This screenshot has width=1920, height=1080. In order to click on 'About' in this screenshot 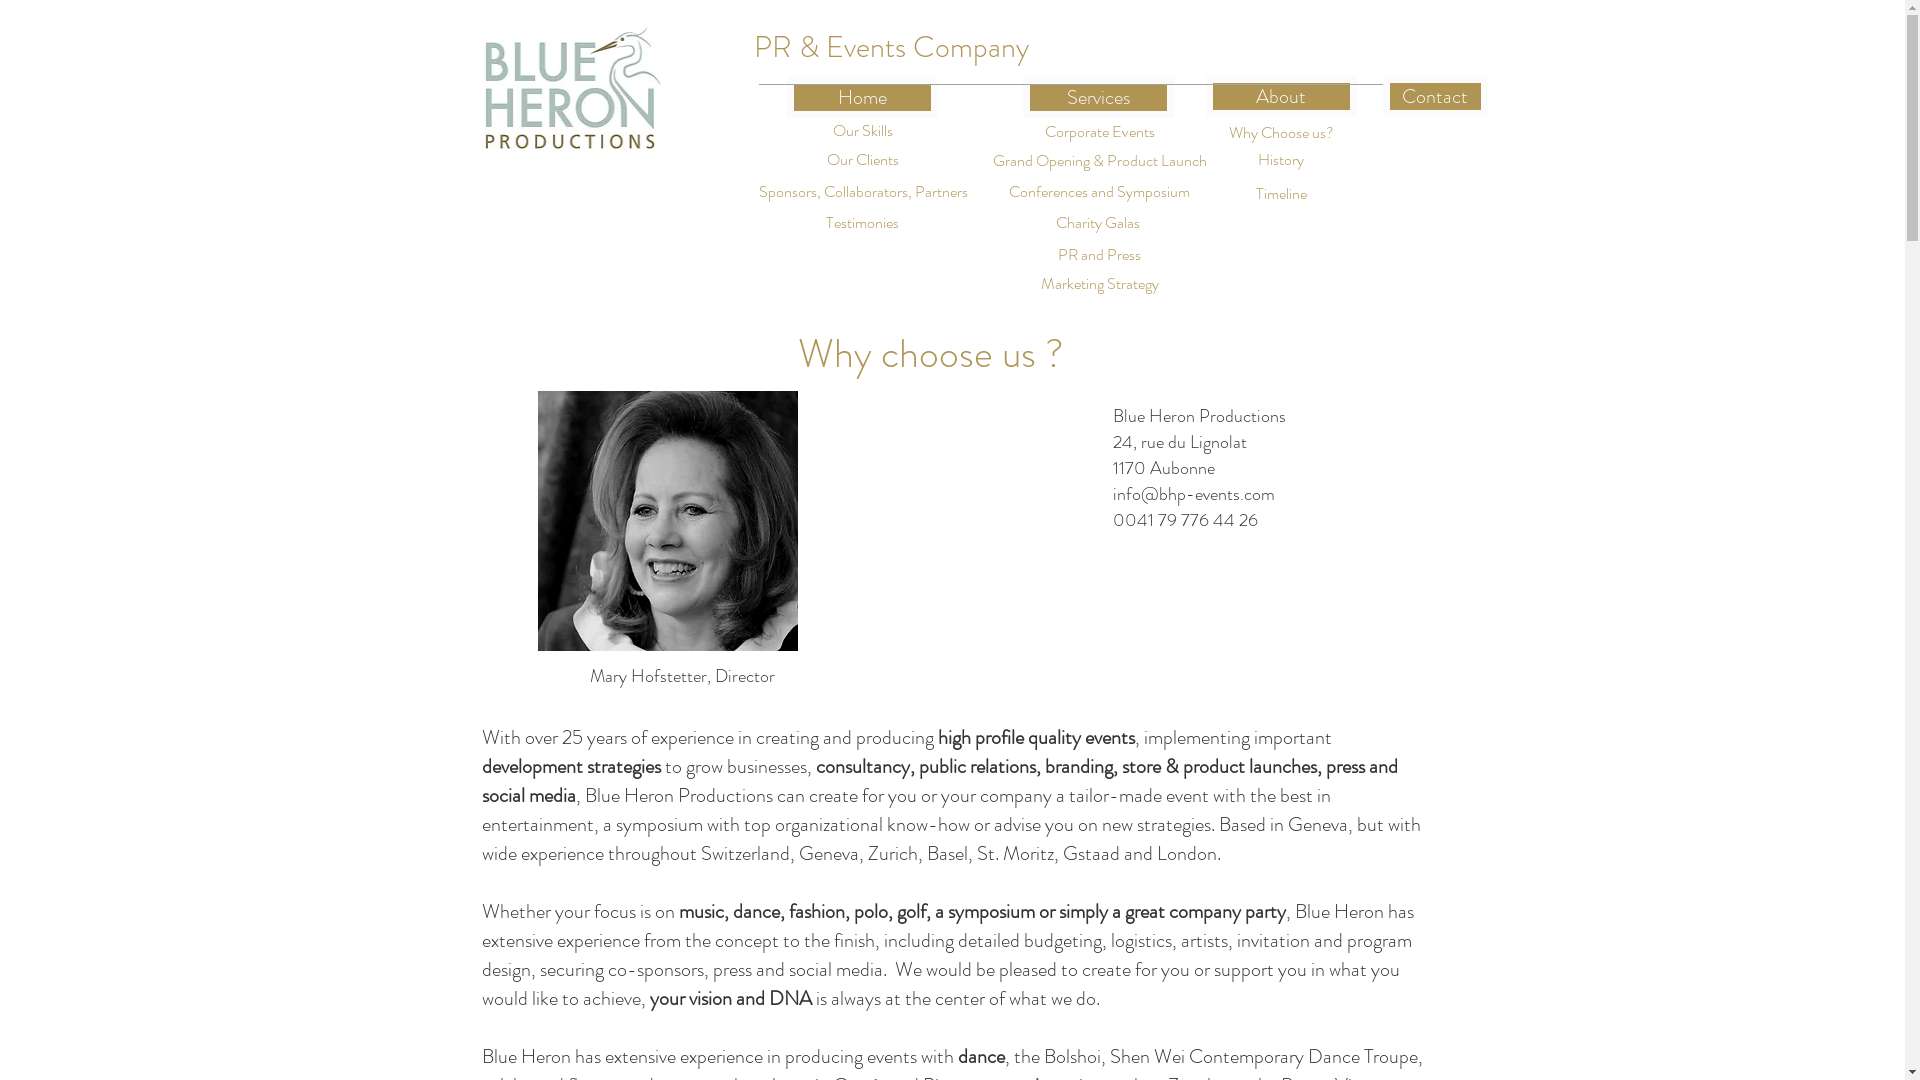, I will do `click(1281, 96)`.